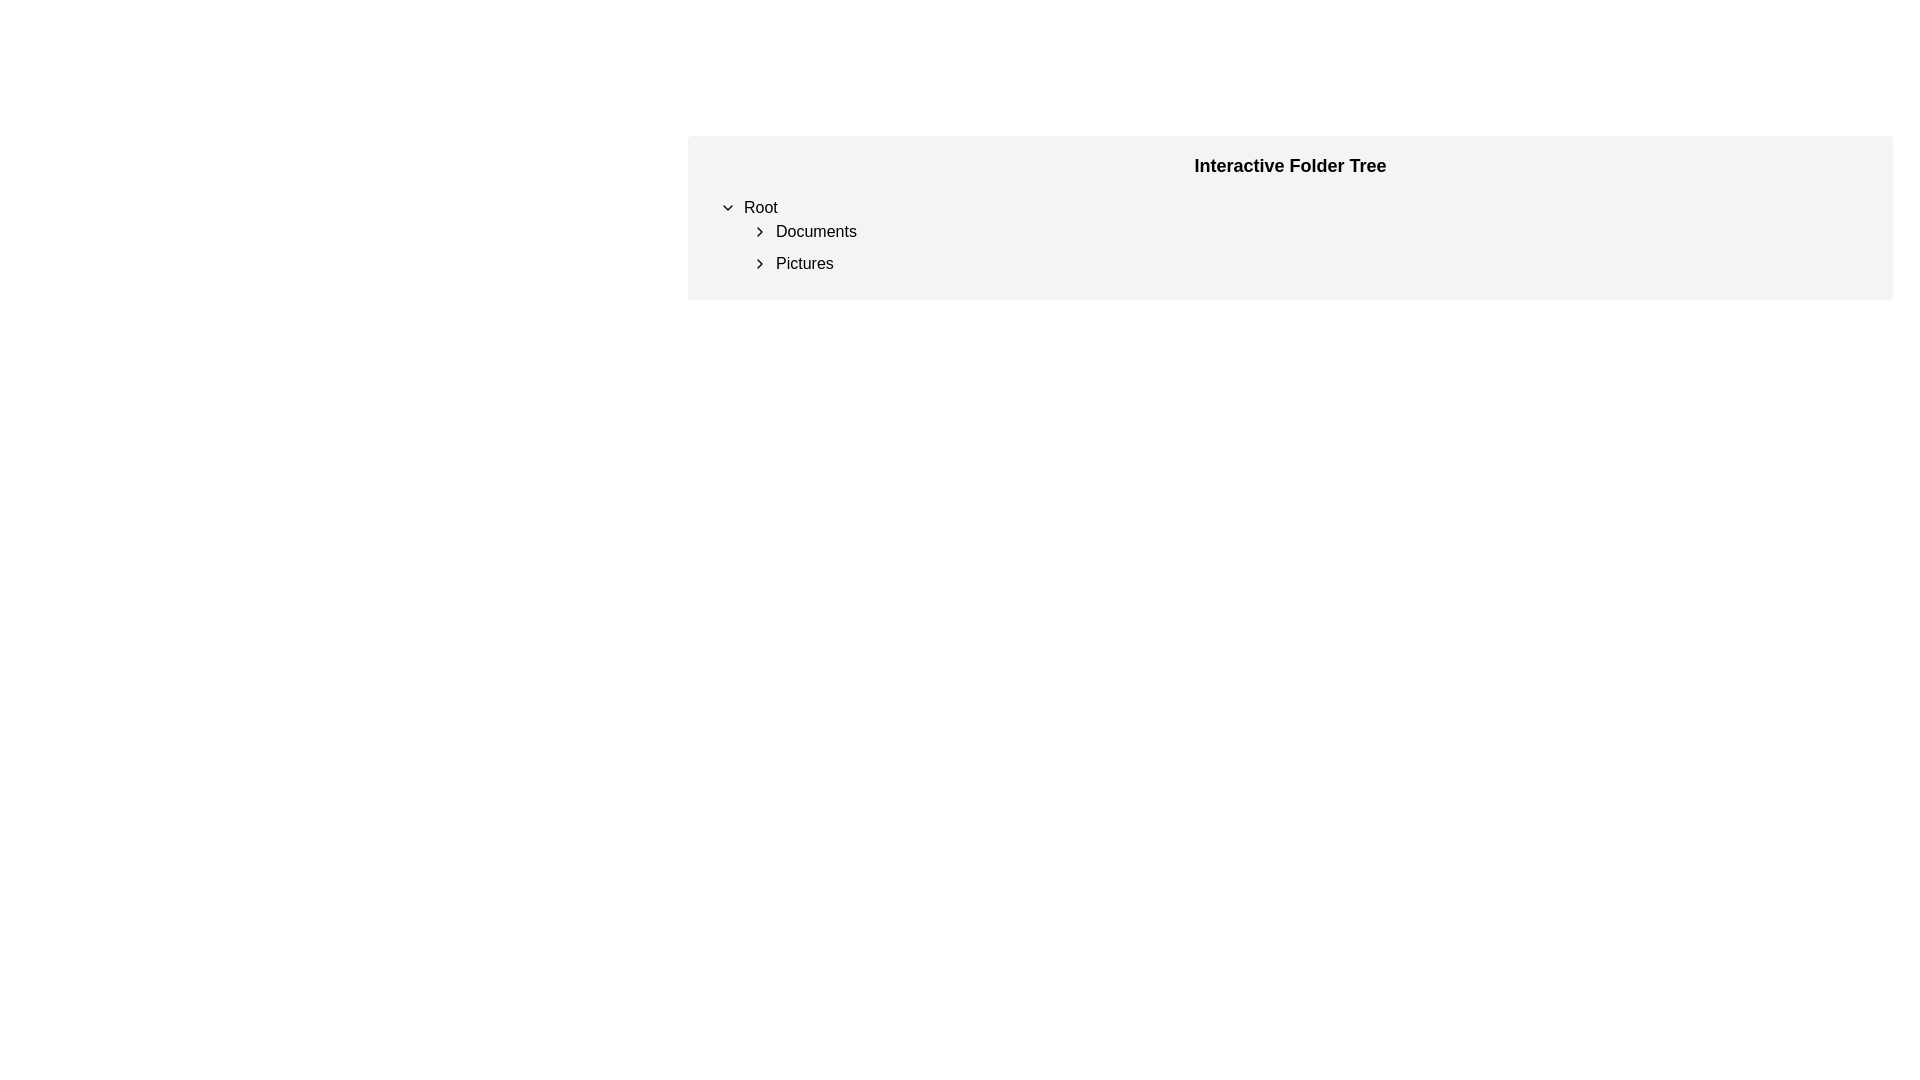  Describe the element at coordinates (759, 208) in the screenshot. I see `the static text label displaying 'Root', which is positioned next to a downward chevron icon, indicating its role in a collapsible folder structure` at that location.